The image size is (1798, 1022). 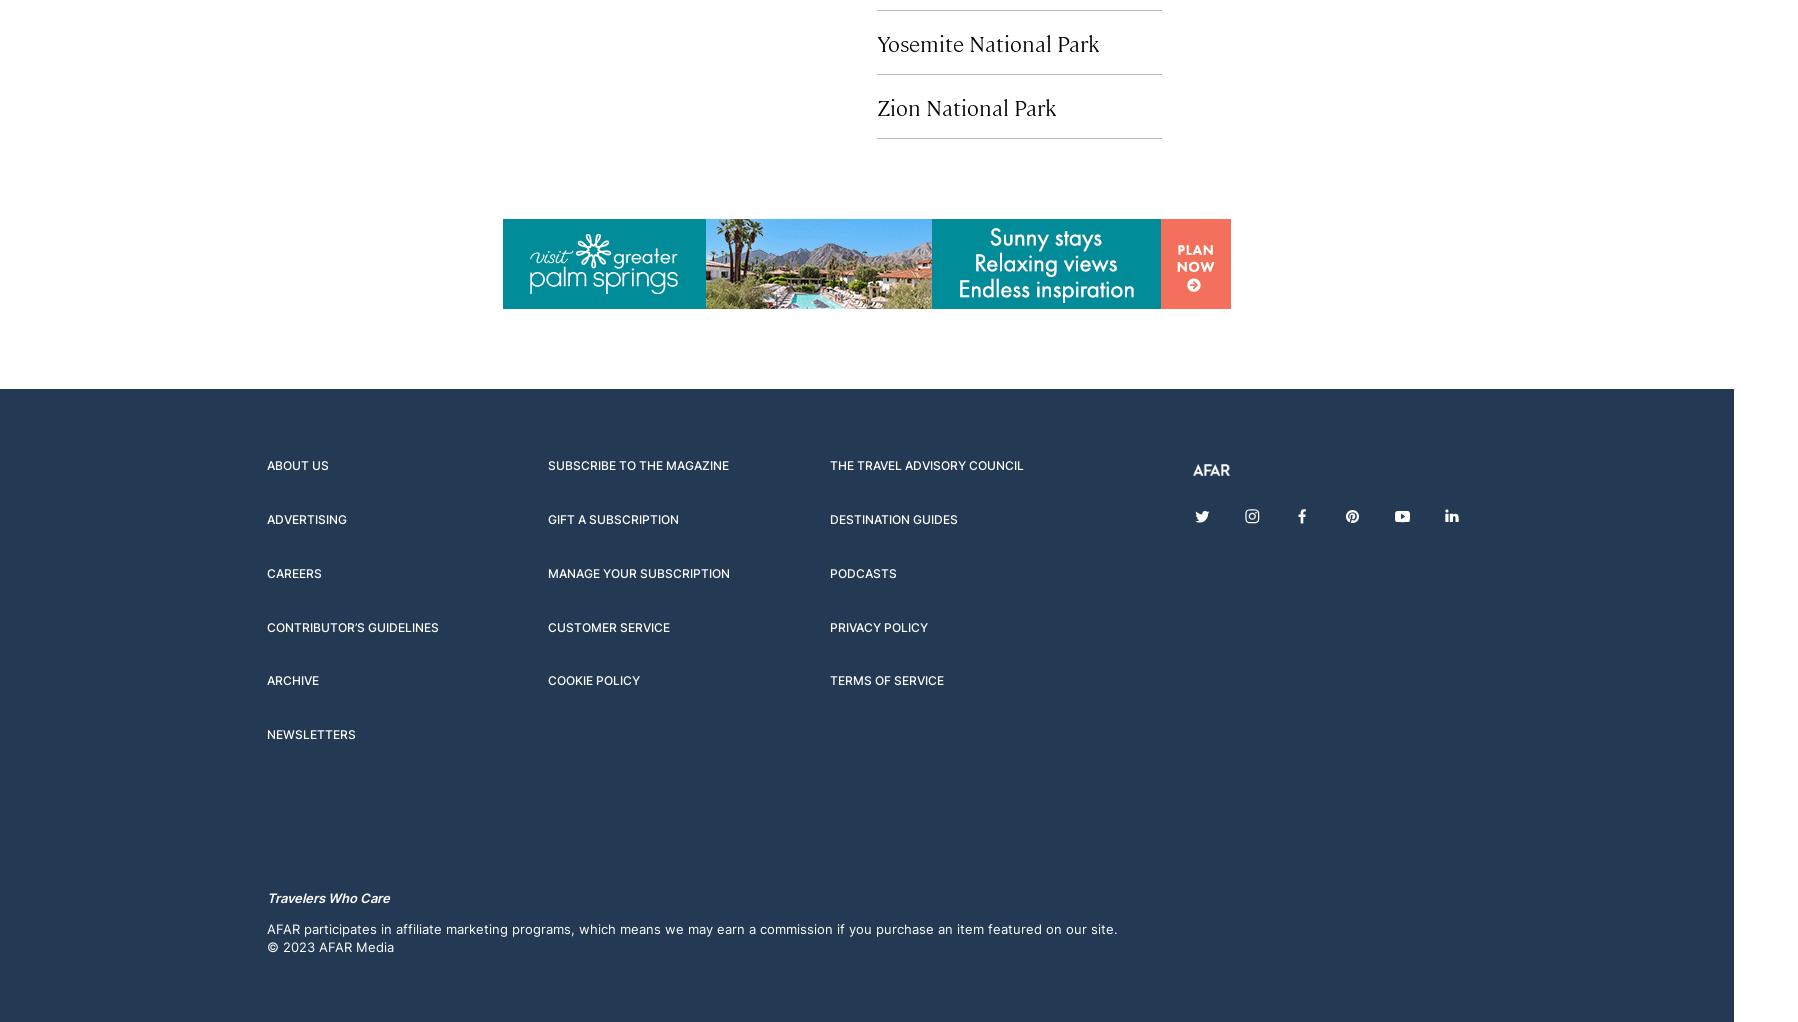 I want to click on 'Cookie Policy', so click(x=594, y=679).